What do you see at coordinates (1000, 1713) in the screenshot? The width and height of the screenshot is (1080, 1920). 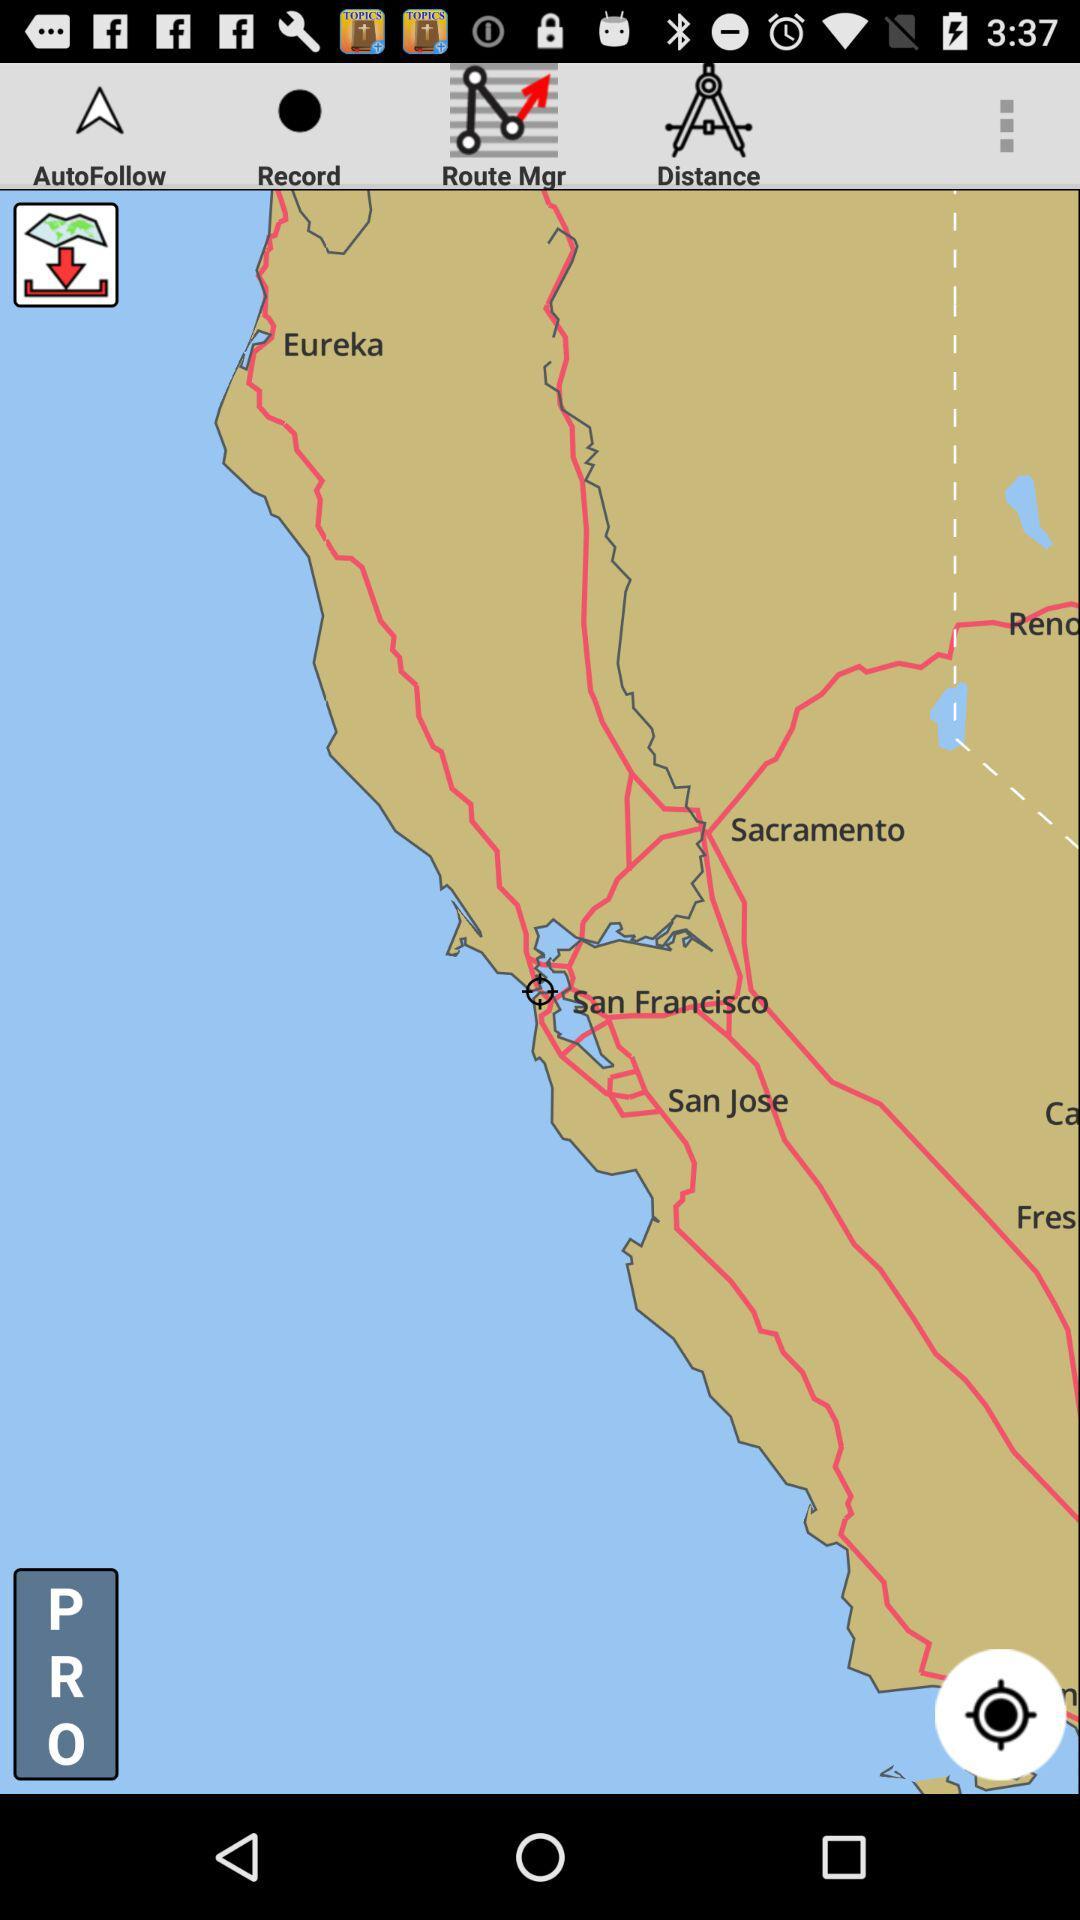 I see `item to the right of p` at bounding box center [1000, 1713].